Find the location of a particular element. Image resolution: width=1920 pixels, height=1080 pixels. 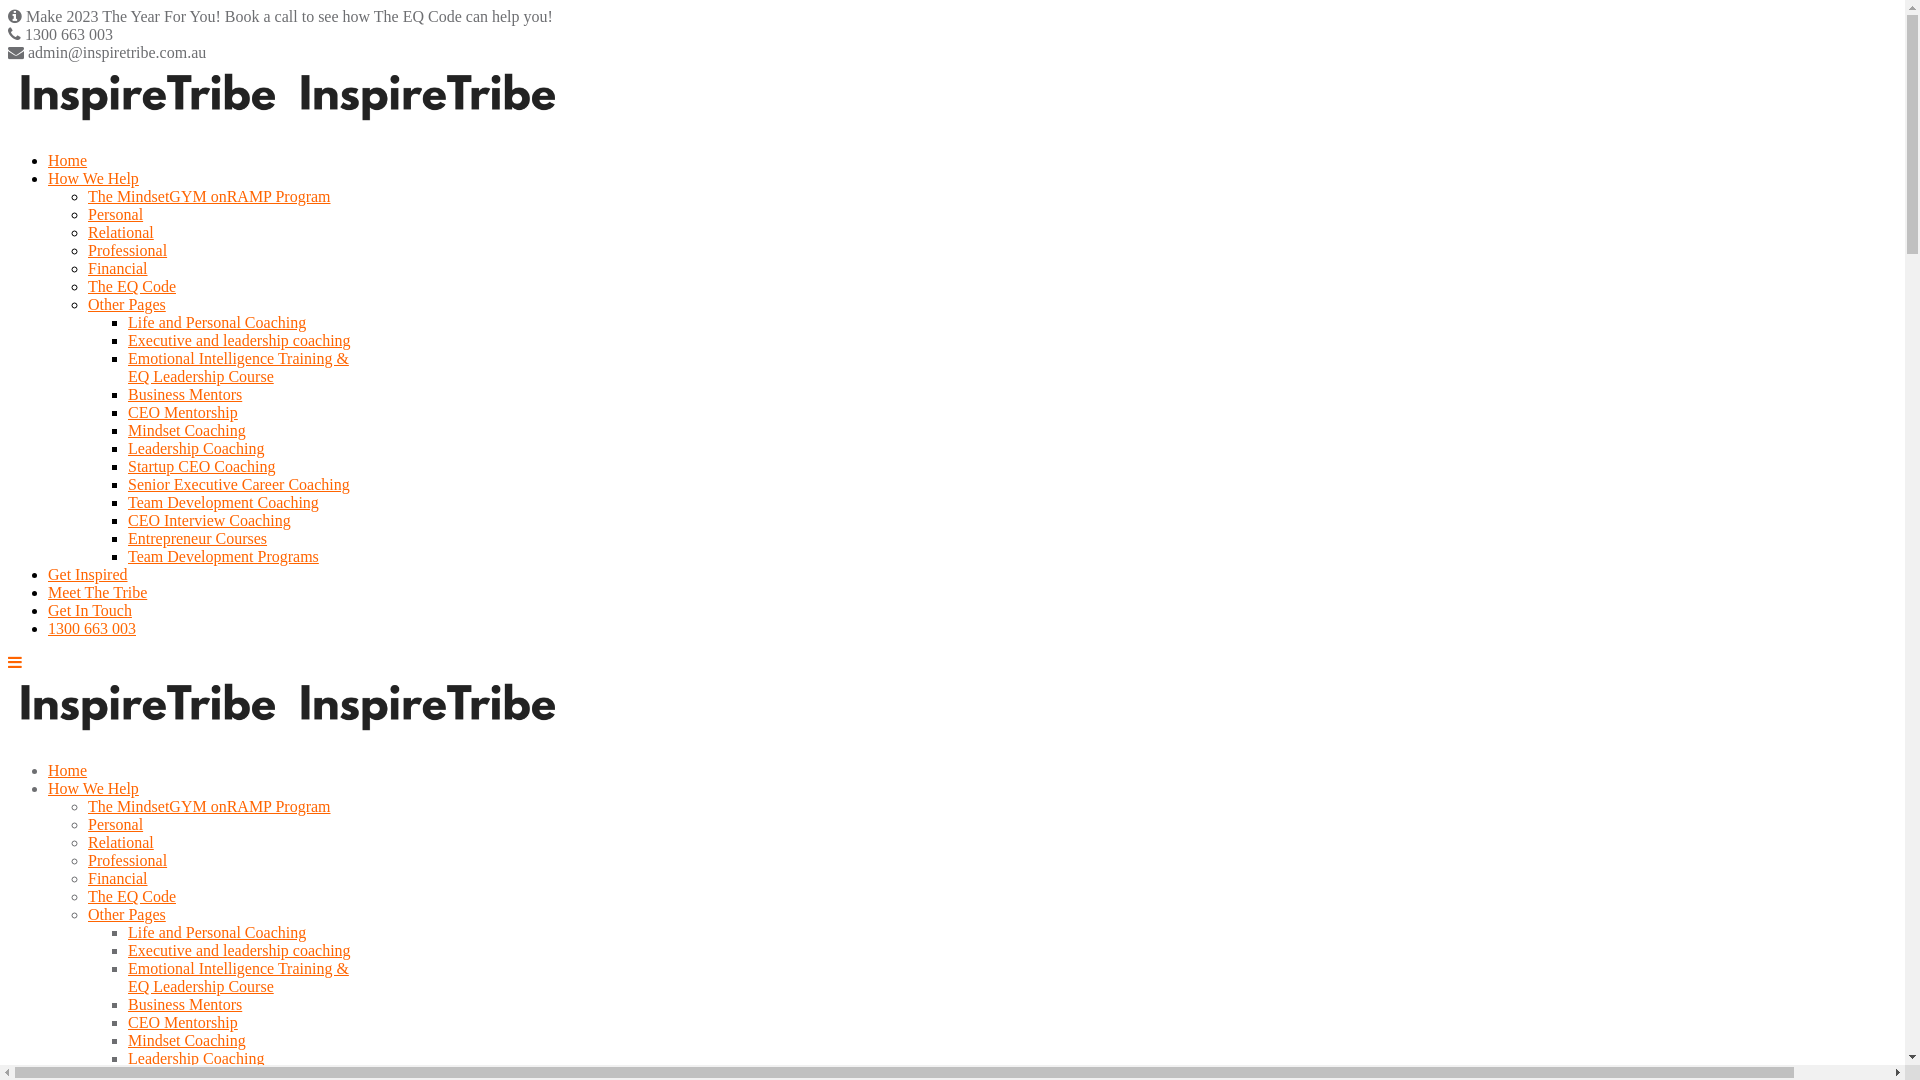

'Startup CEO Coaching' is located at coordinates (201, 466).